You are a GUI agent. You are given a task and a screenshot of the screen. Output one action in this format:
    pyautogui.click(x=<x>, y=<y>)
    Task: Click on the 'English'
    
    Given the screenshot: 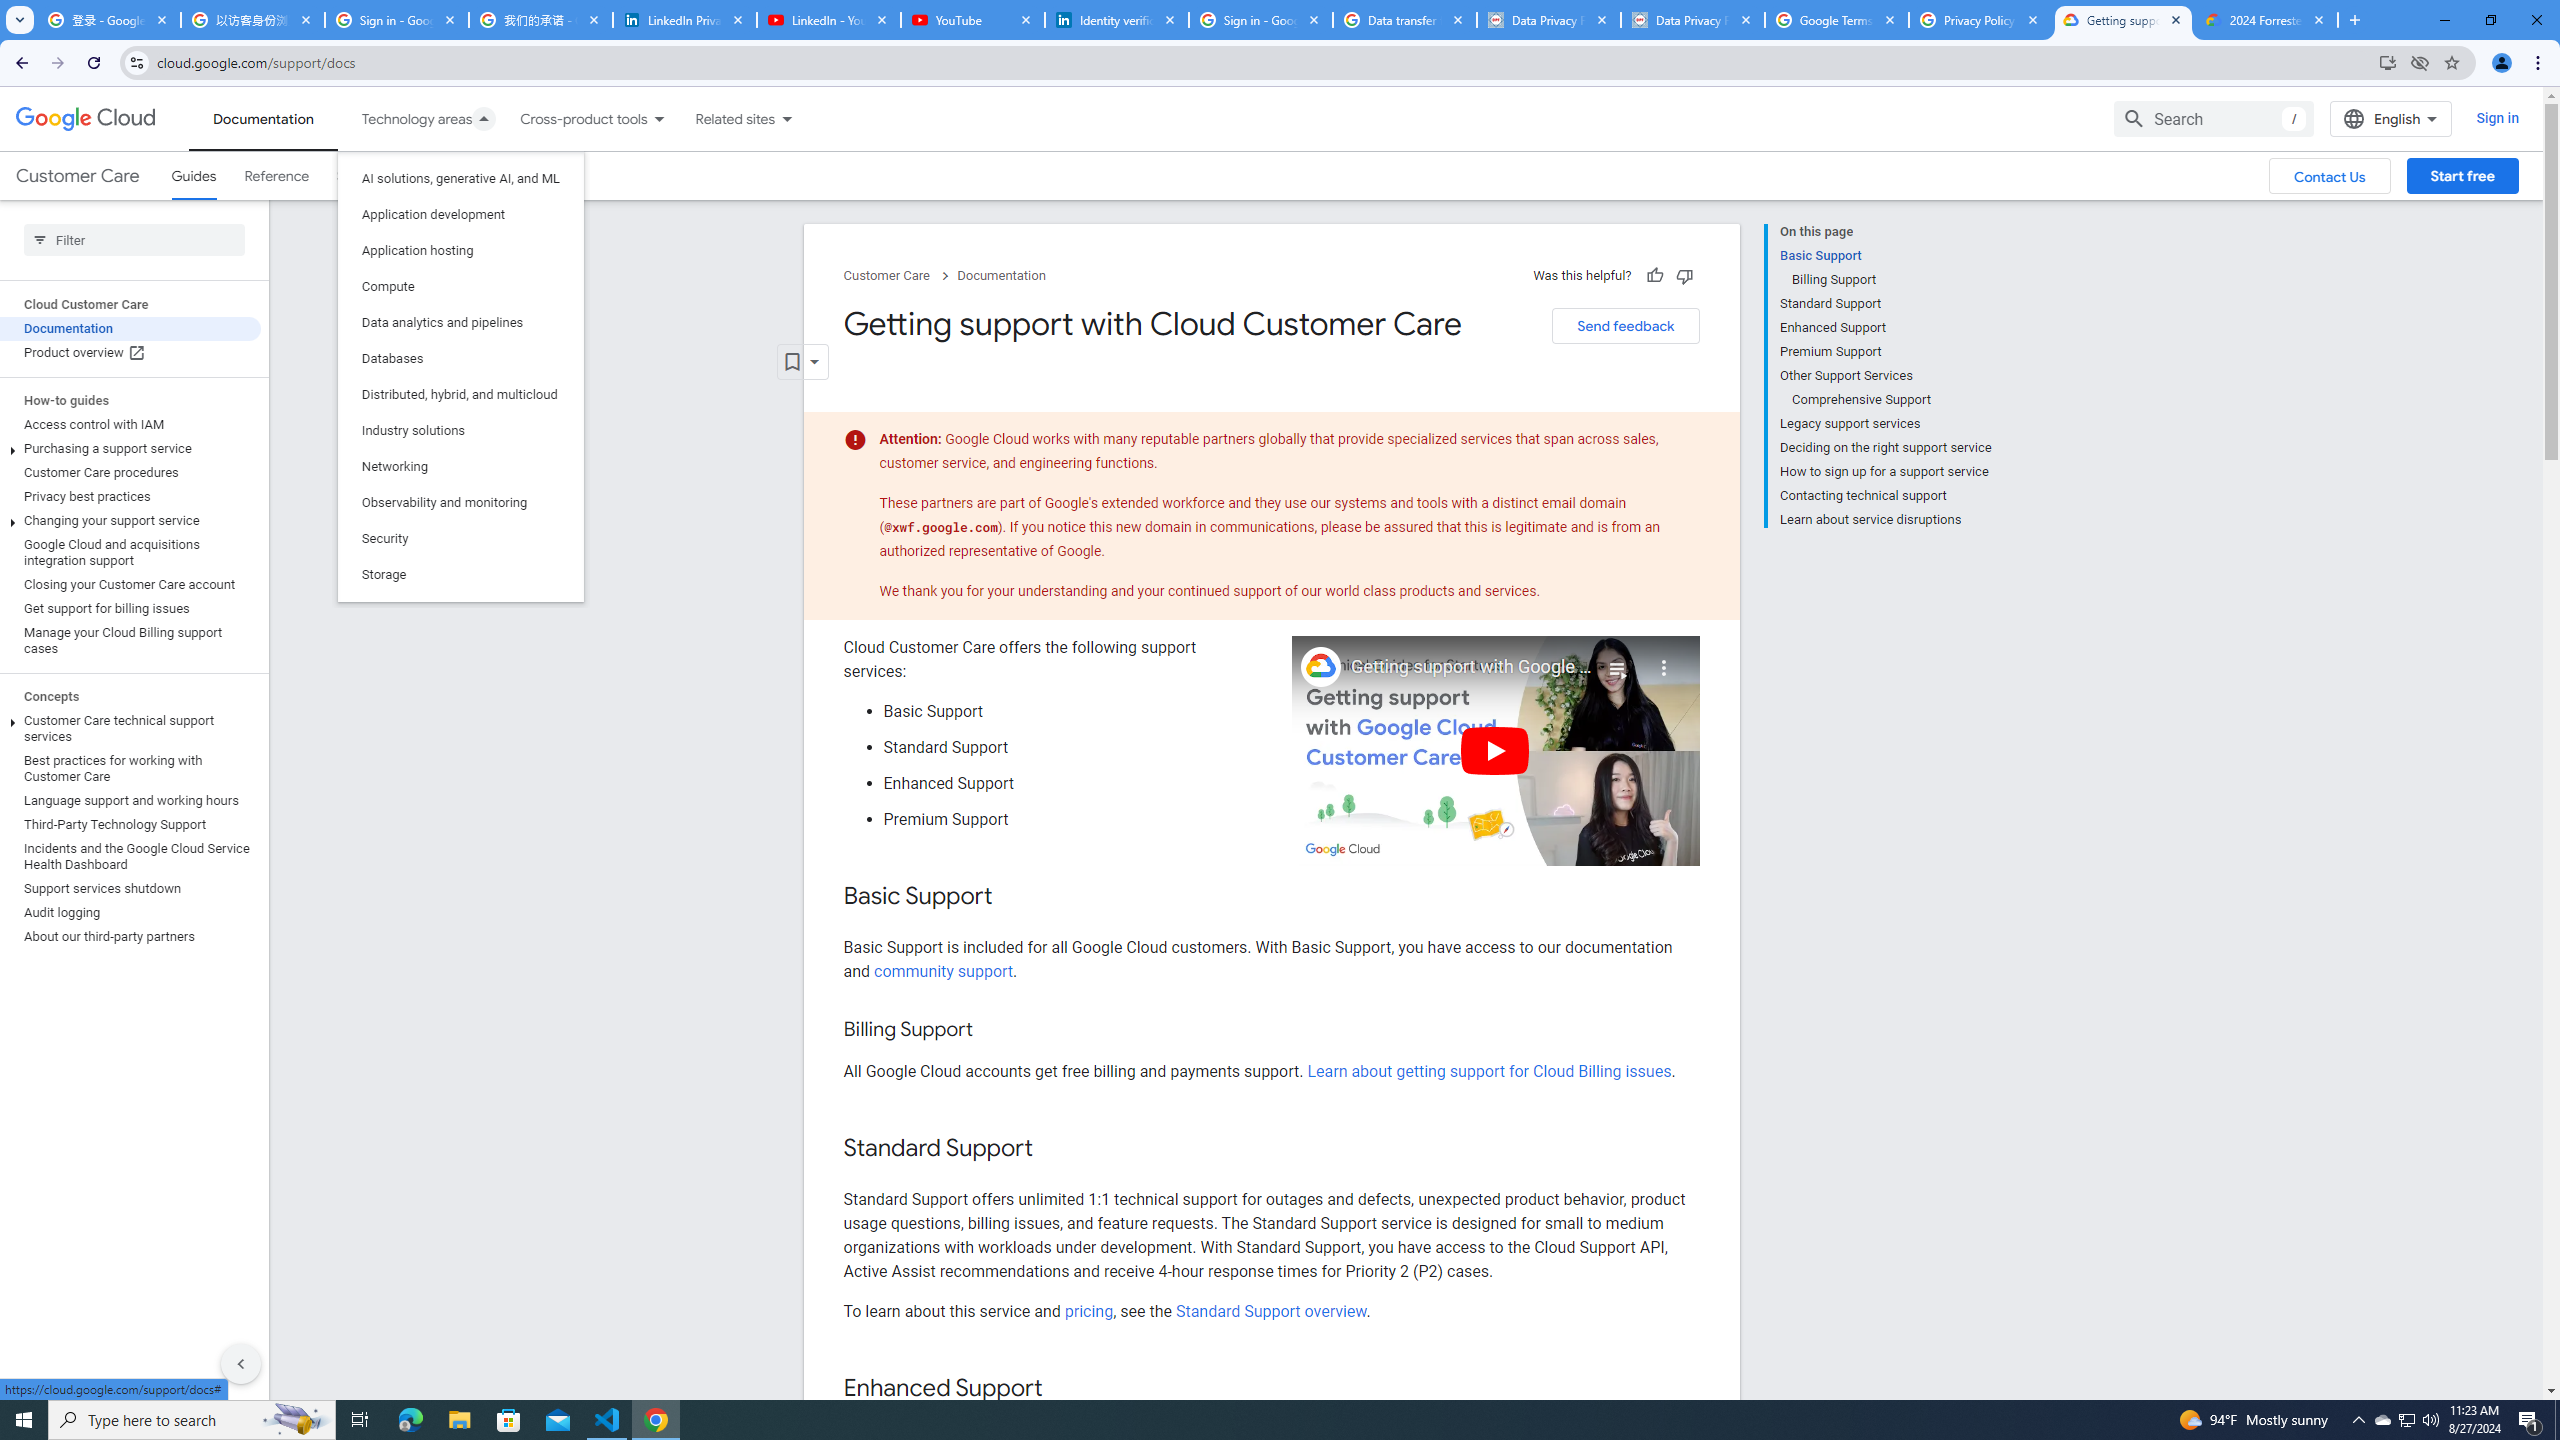 What is the action you would take?
    pyautogui.click(x=2390, y=118)
    